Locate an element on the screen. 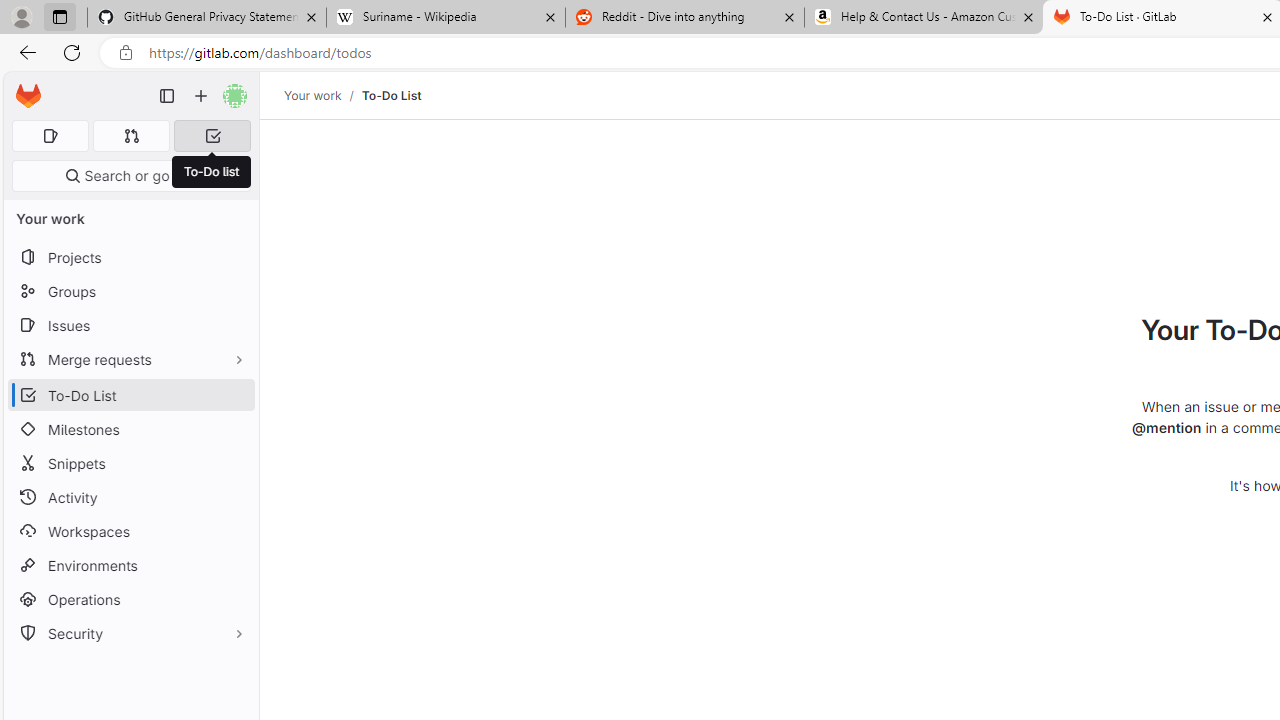 The height and width of the screenshot is (720, 1280). 'Activity' is located at coordinates (130, 496).